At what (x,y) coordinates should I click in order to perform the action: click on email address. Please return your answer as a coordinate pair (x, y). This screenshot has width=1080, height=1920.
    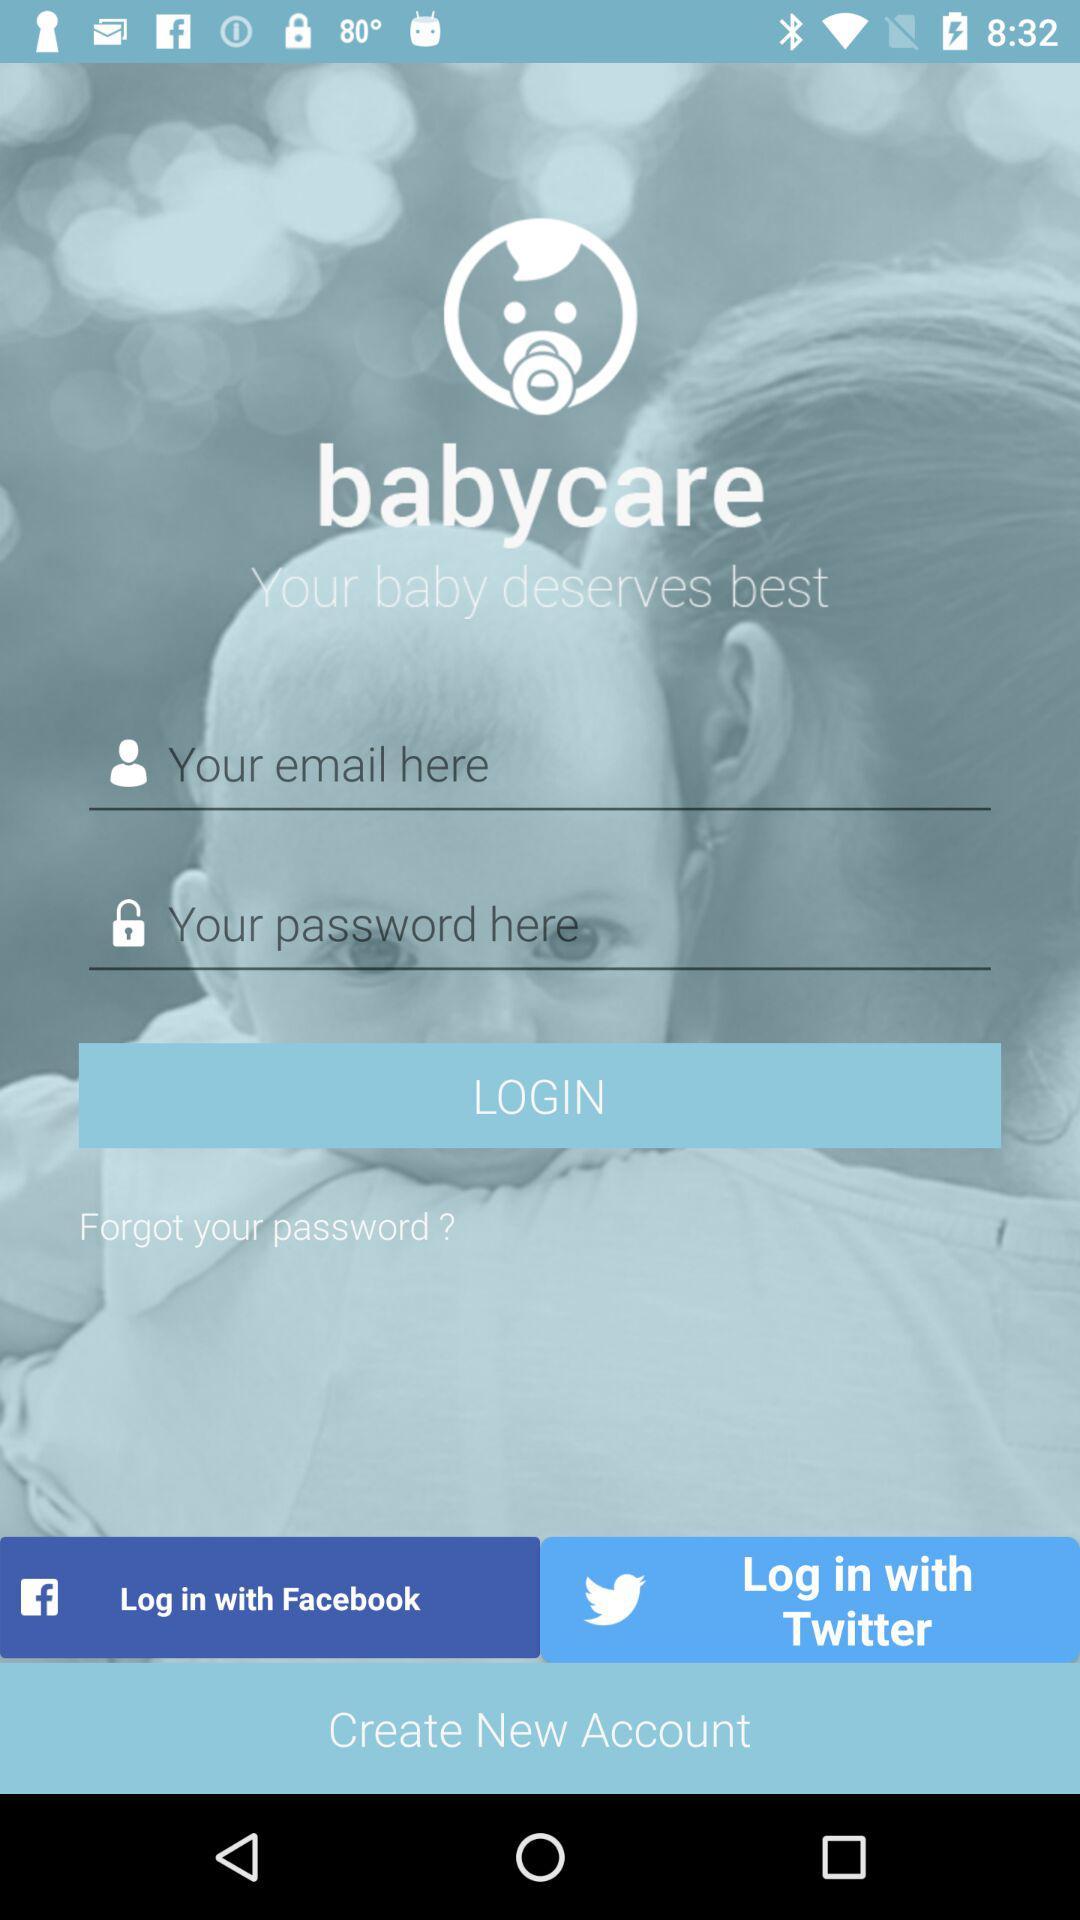
    Looking at the image, I should click on (540, 763).